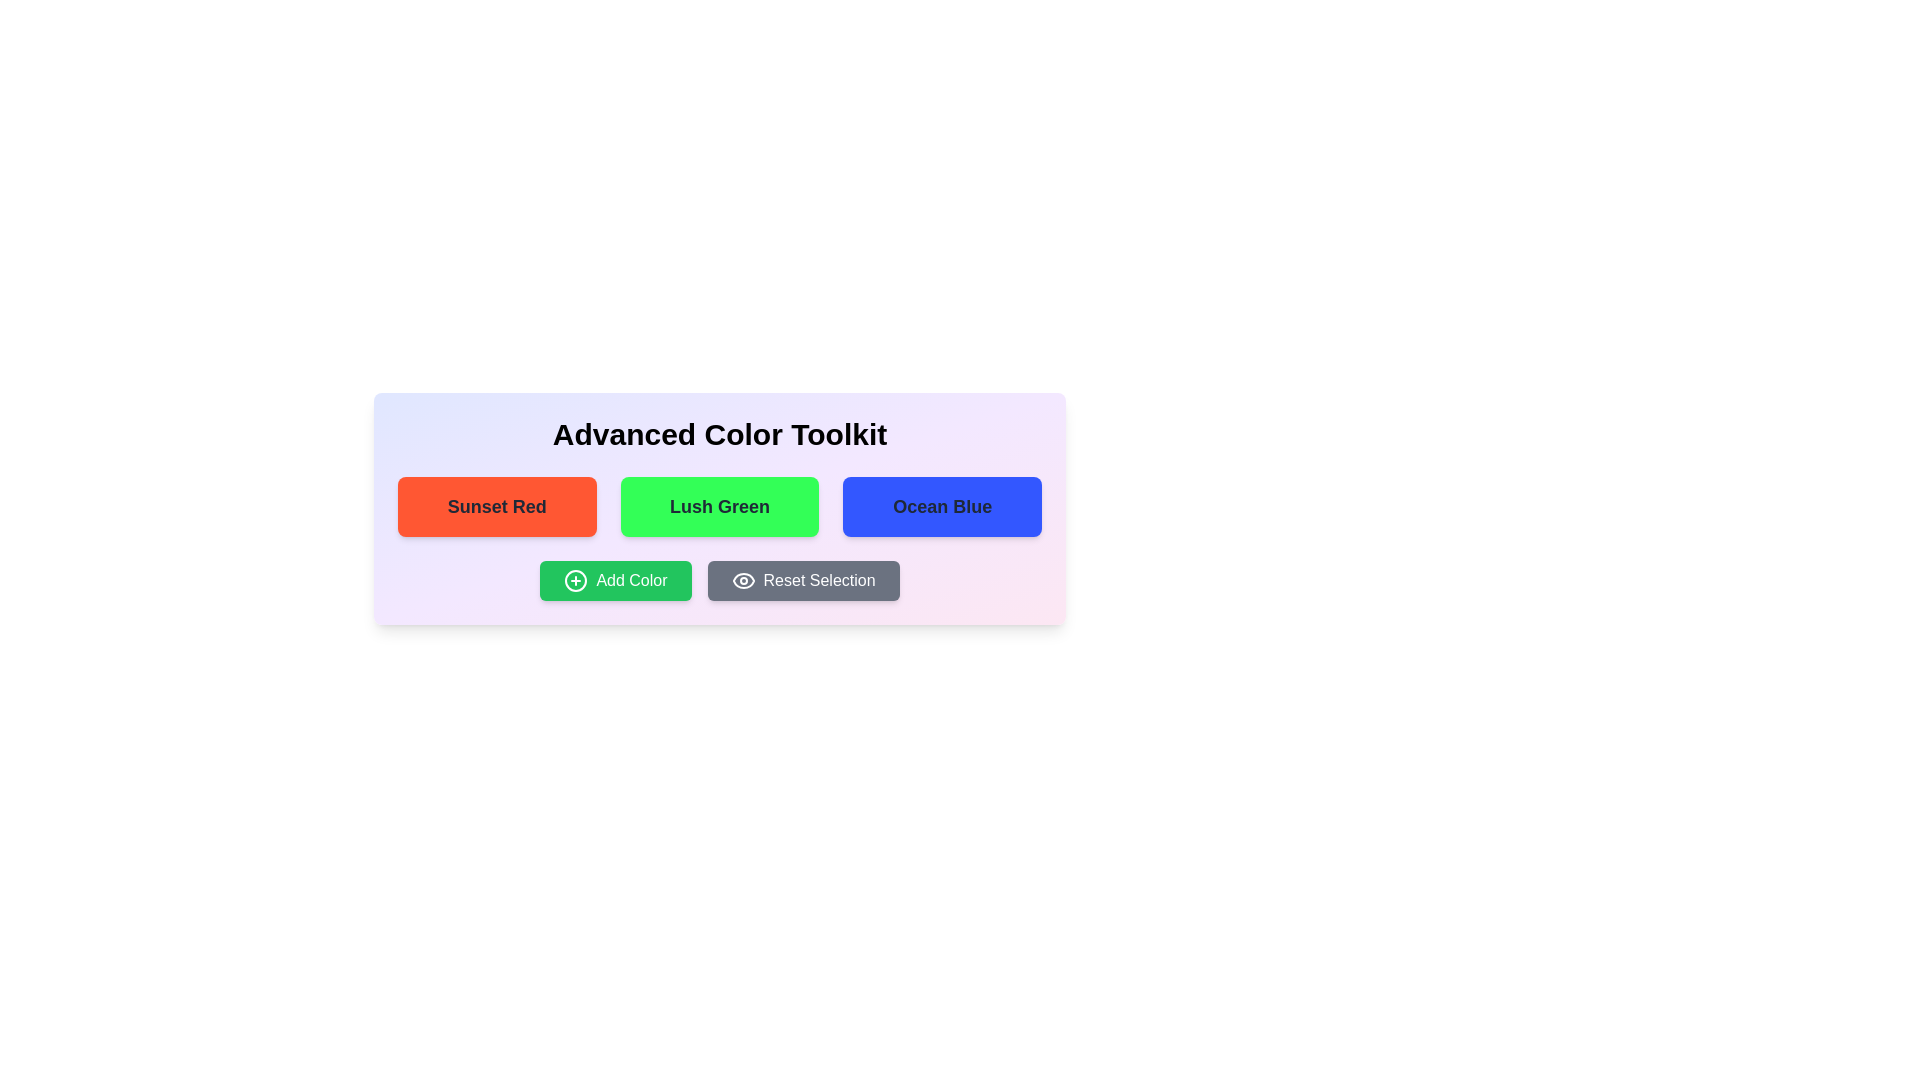 The image size is (1920, 1080). I want to click on the 'Add Color' button using keyboard navigation, so click(614, 581).